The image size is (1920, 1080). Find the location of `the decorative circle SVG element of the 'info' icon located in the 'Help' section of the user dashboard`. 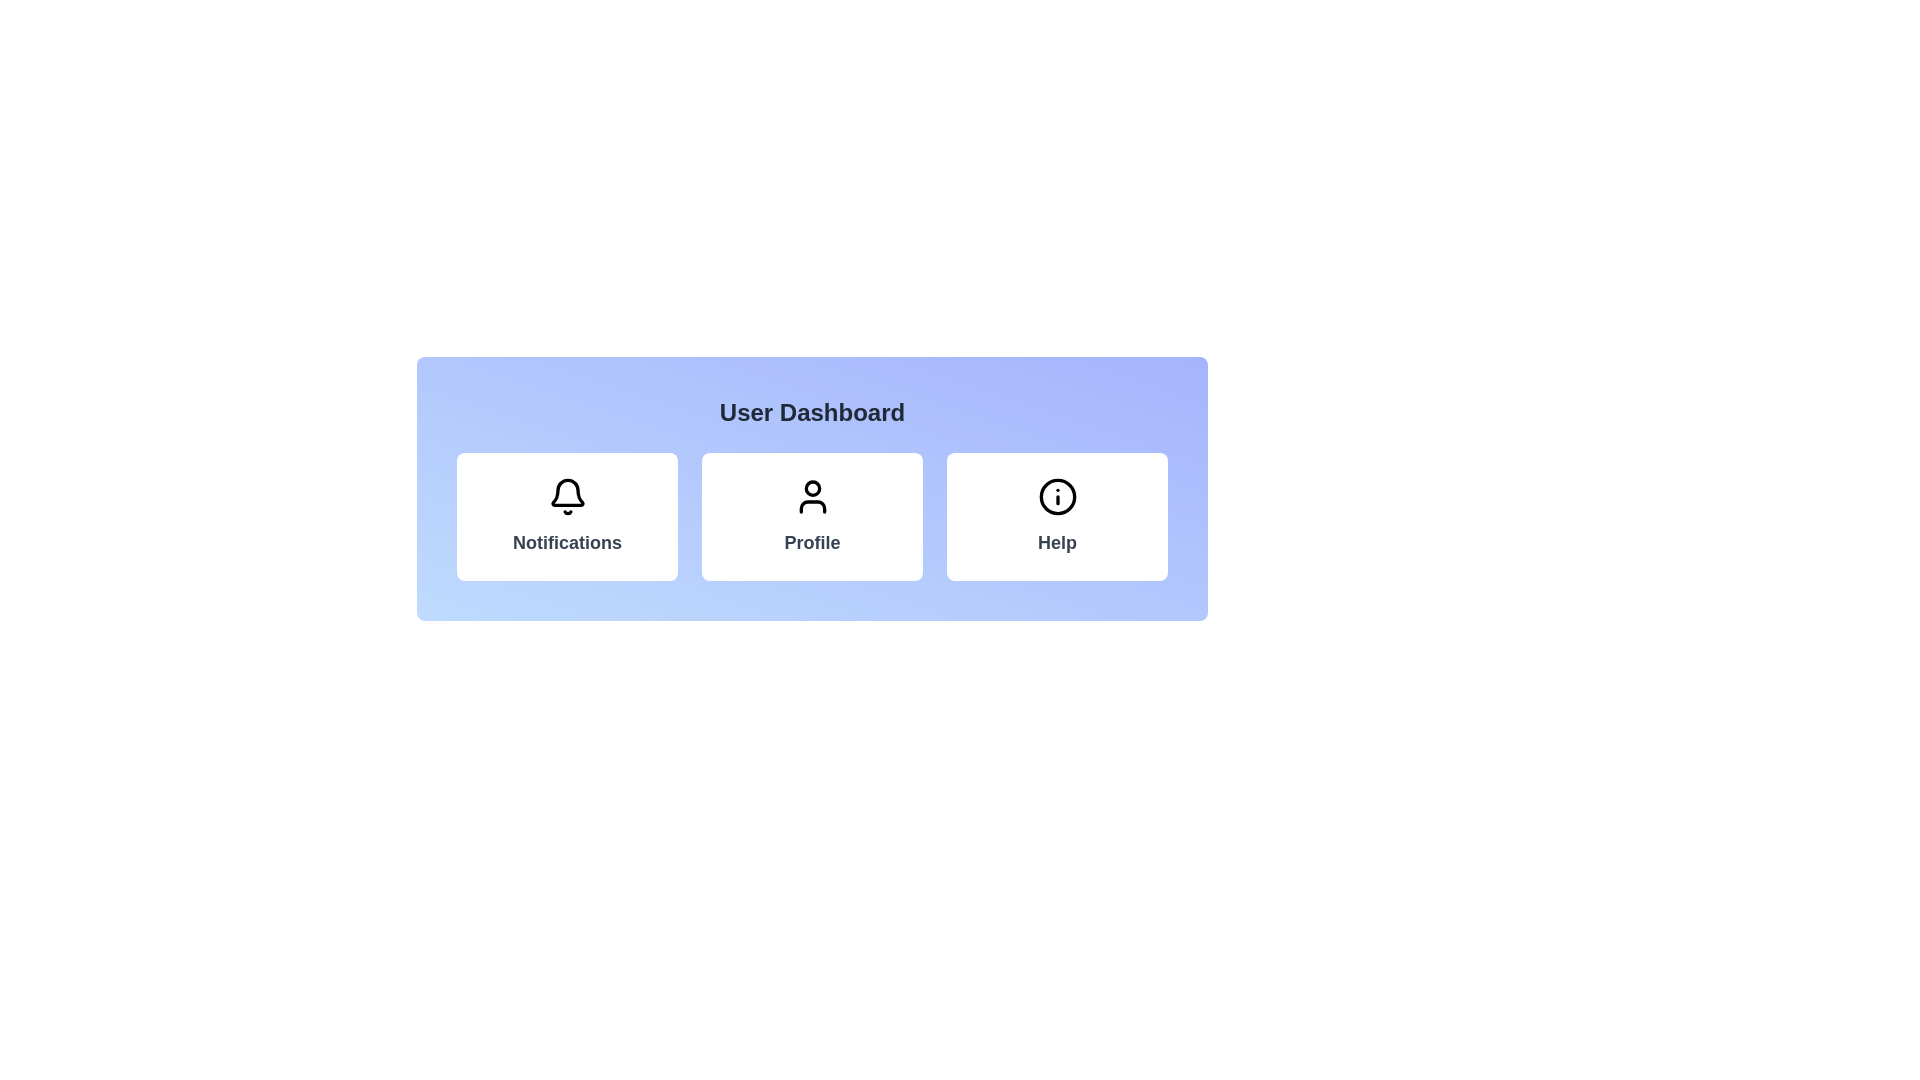

the decorative circle SVG element of the 'info' icon located in the 'Help' section of the user dashboard is located at coordinates (1056, 496).